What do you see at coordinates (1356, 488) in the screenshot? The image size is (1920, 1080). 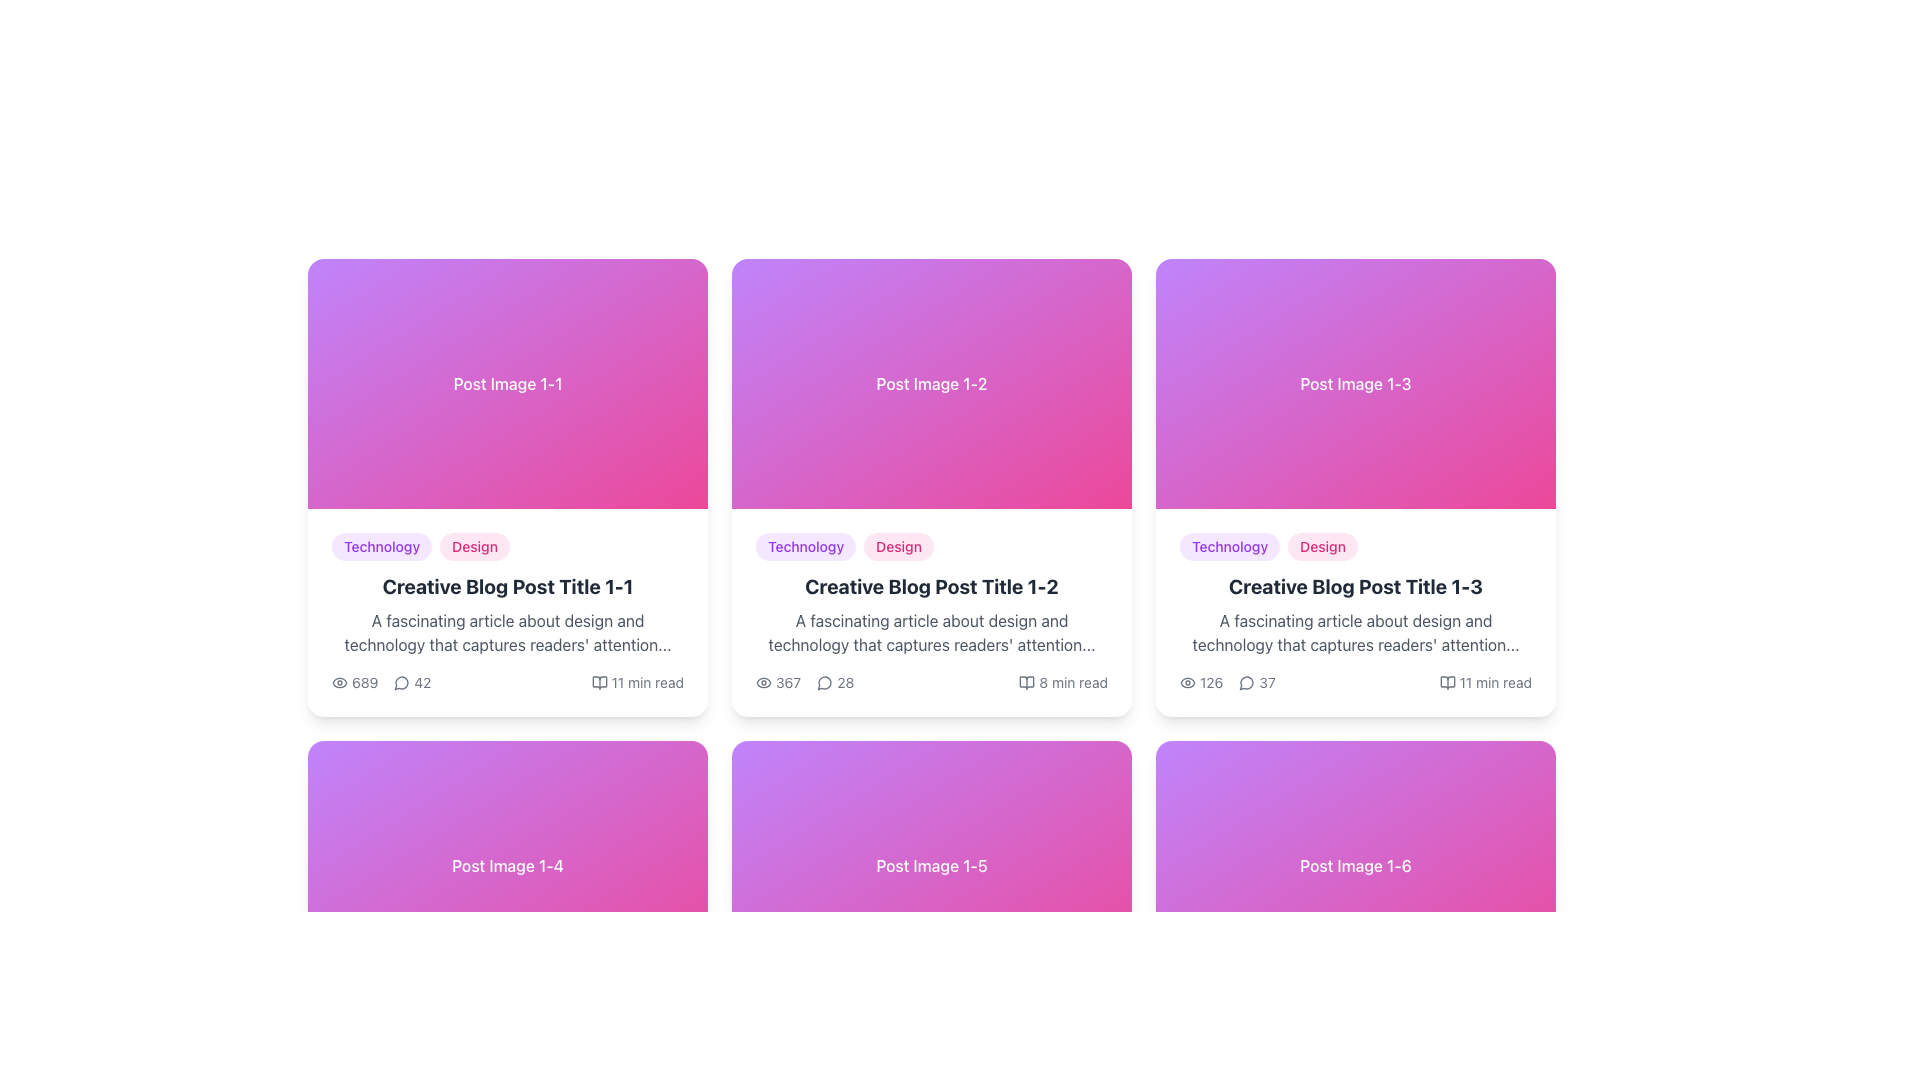 I see `the third blog post card in the grid layout featuring the title 'Creative Blog Post Title 1-3'` at bounding box center [1356, 488].